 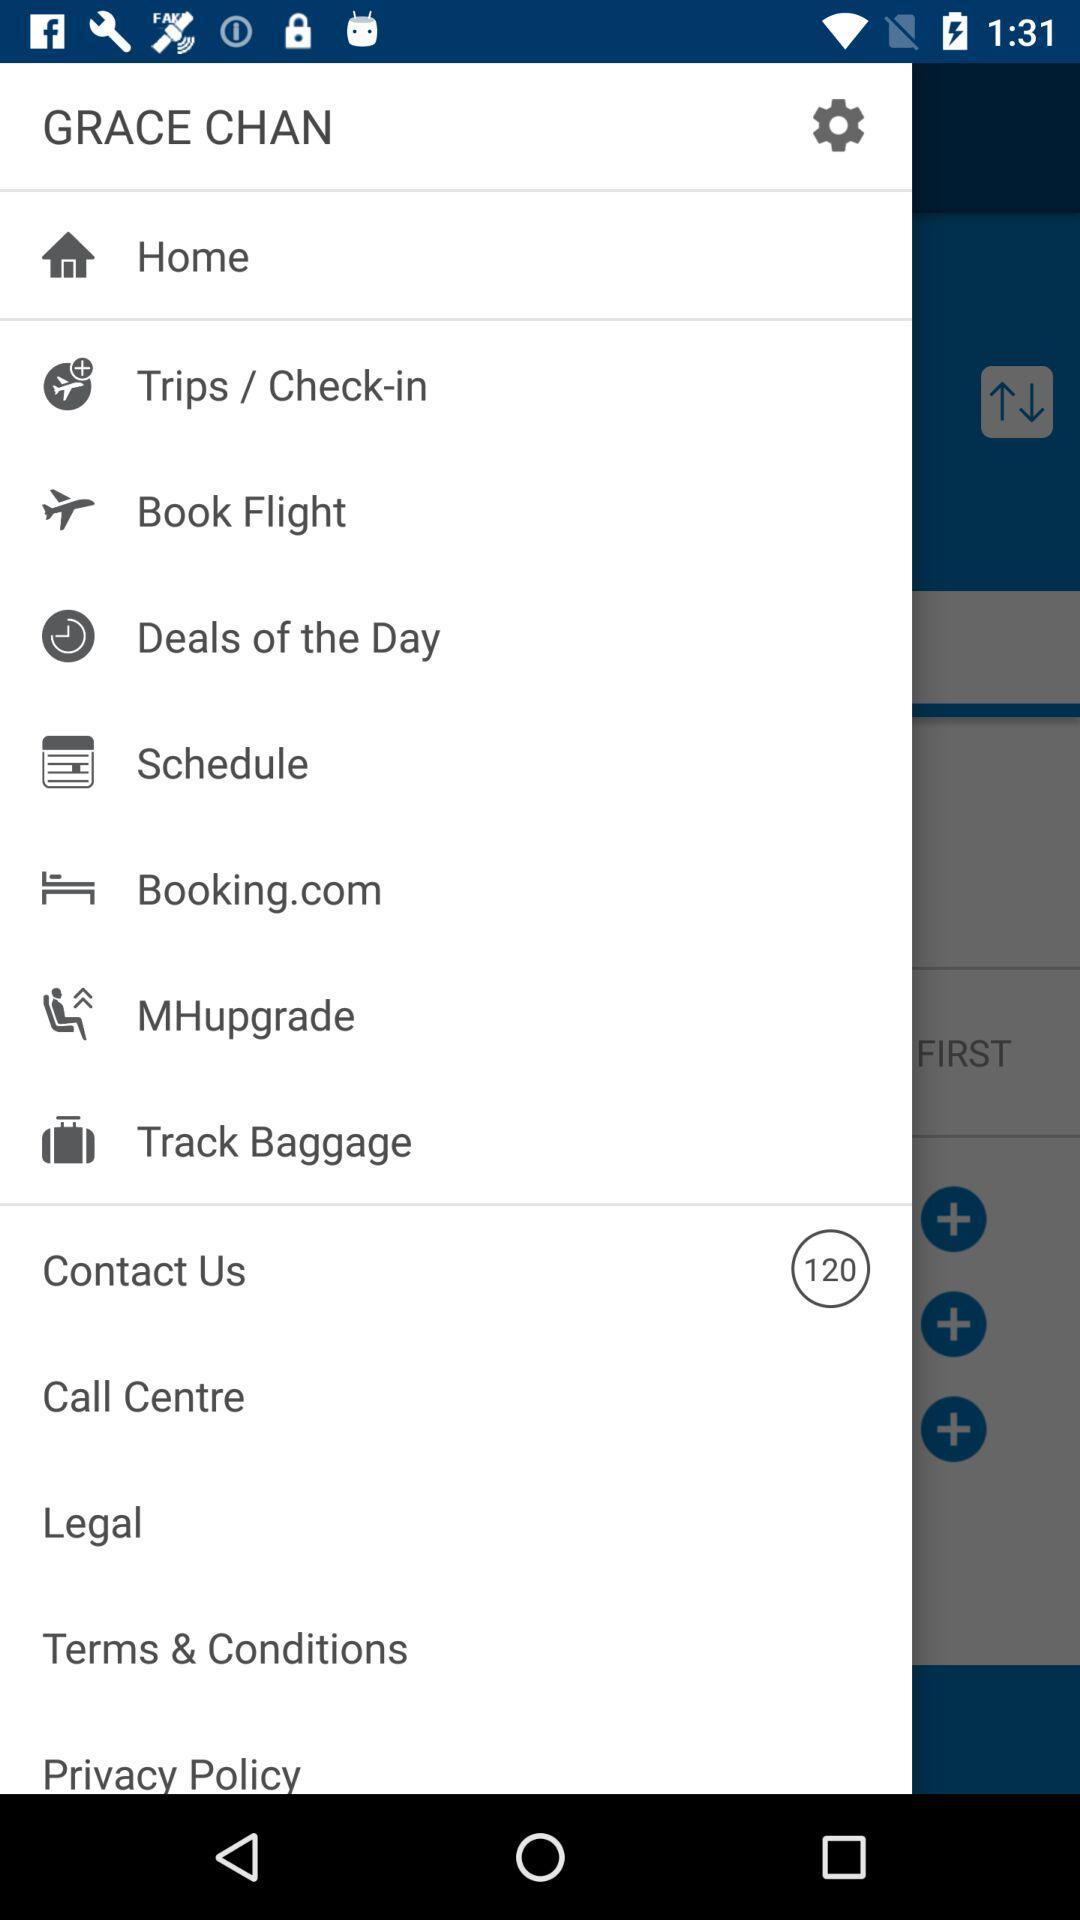 What do you see at coordinates (952, 1324) in the screenshot?
I see `the add icon` at bounding box center [952, 1324].